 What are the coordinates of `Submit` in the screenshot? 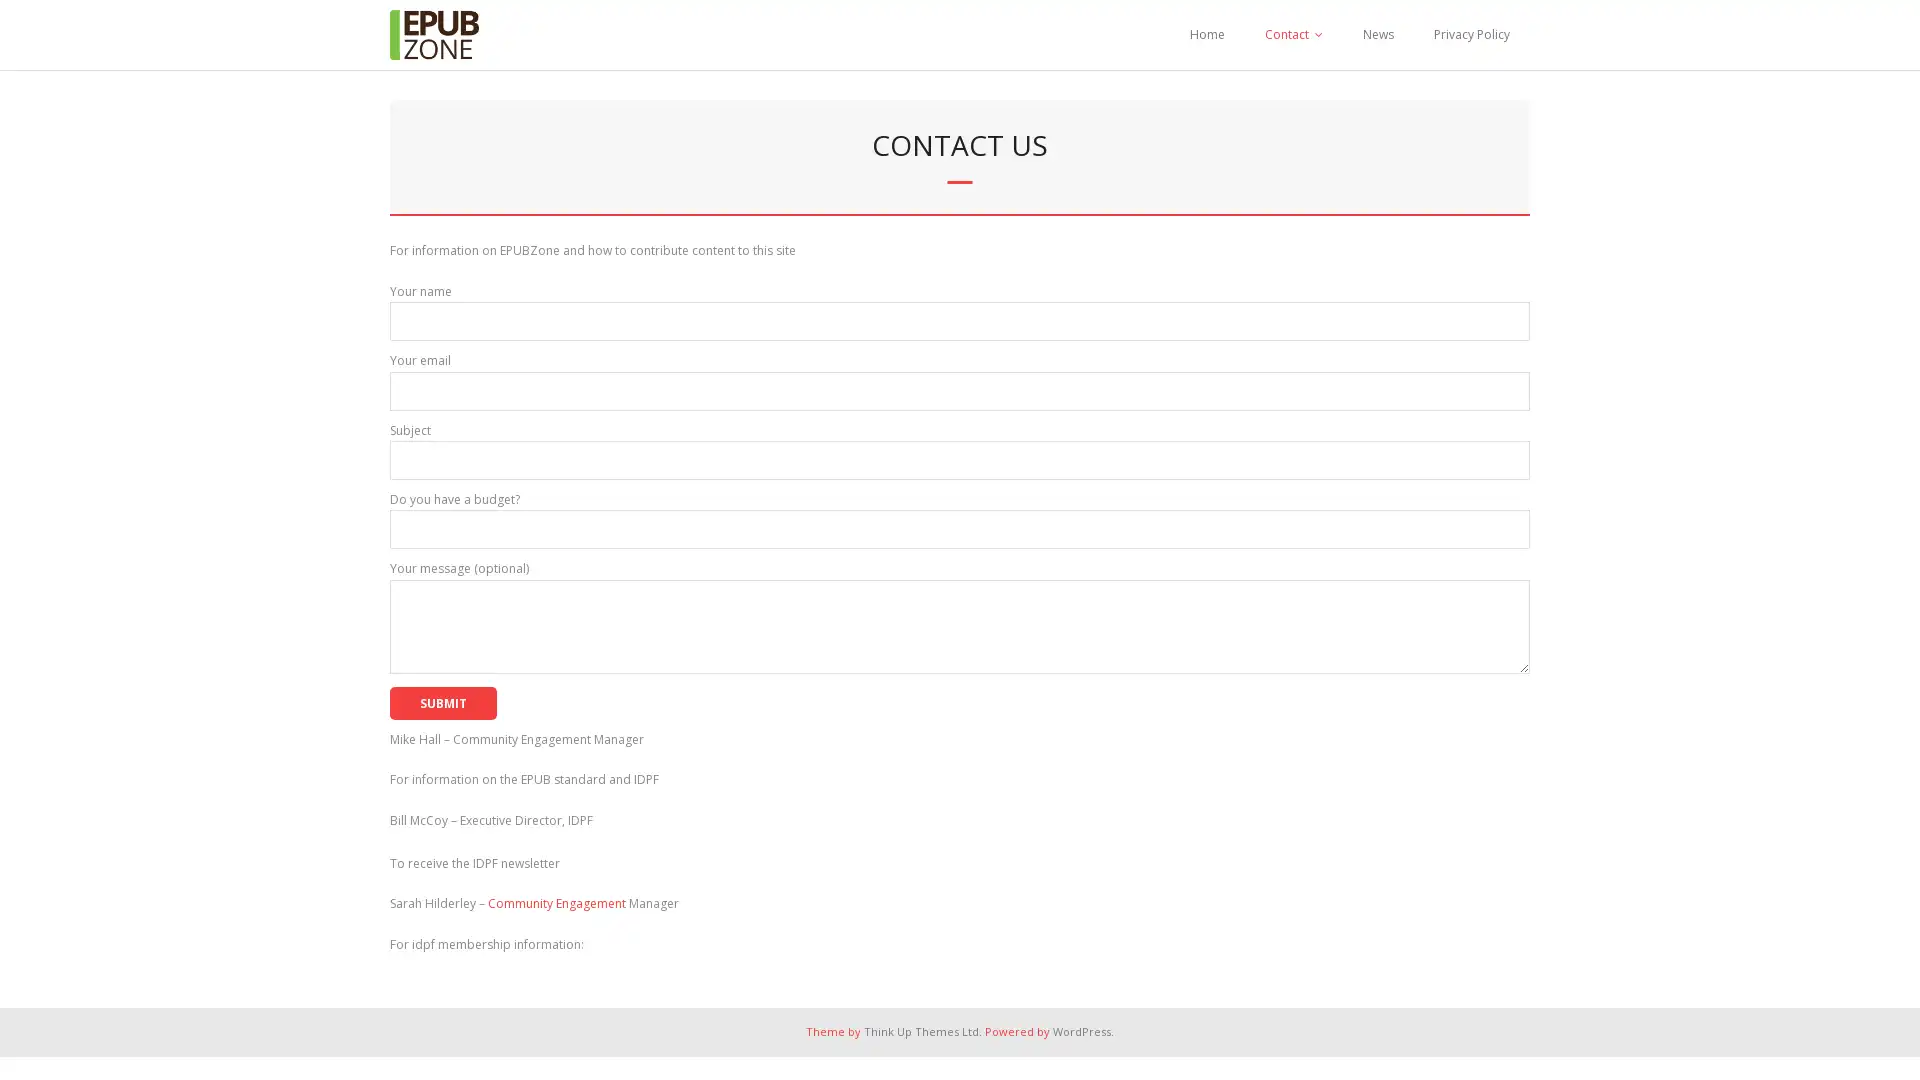 It's located at (442, 701).